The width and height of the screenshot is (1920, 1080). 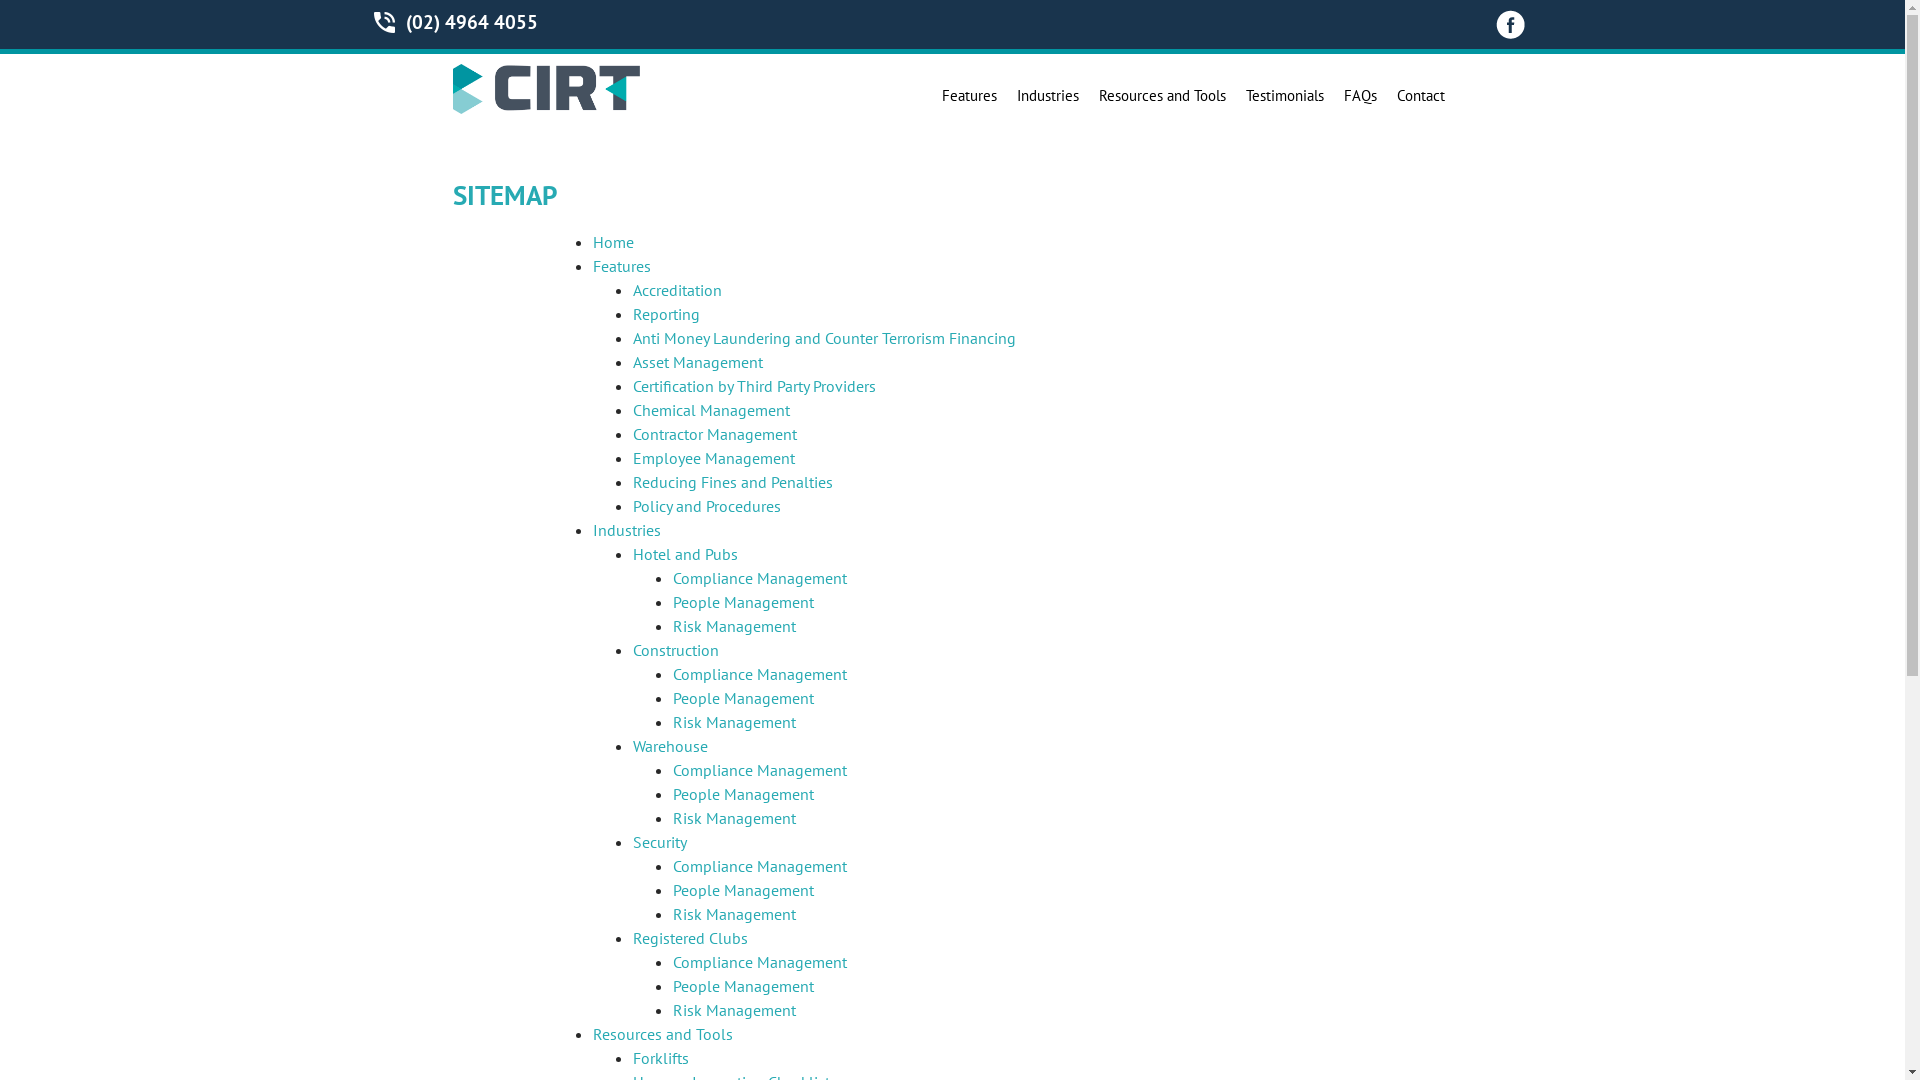 I want to click on 'Policy and Procedures', so click(x=705, y=504).